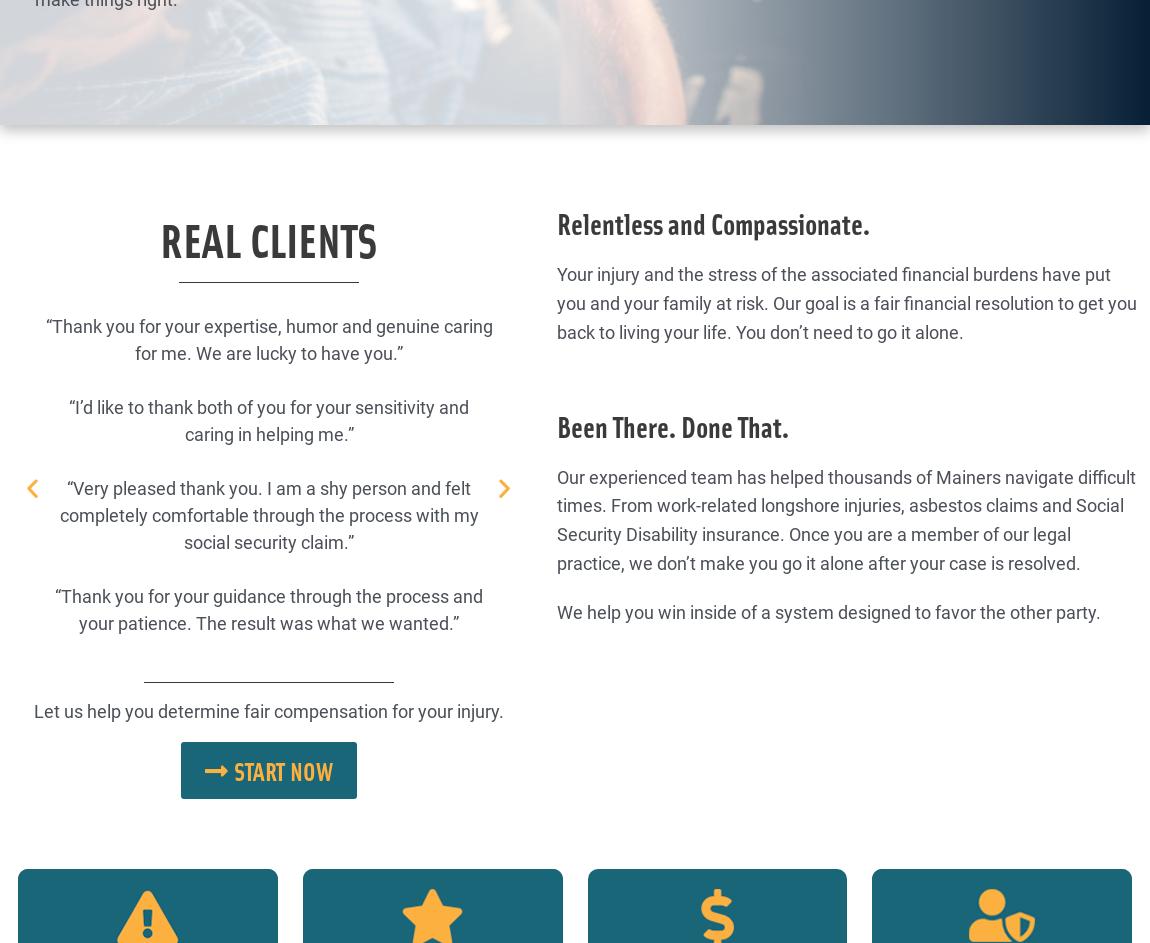 Image resolution: width=1150 pixels, height=943 pixels. I want to click on 'Our experienced team has helped thousands of Mainers navigate difficult times.  From work-related longshore injuries, asbestos claims and Social Security Disability insurance.  Once you are a member of our legal practice, we don’t make you go it alone after your case is resolved.', so click(845, 518).